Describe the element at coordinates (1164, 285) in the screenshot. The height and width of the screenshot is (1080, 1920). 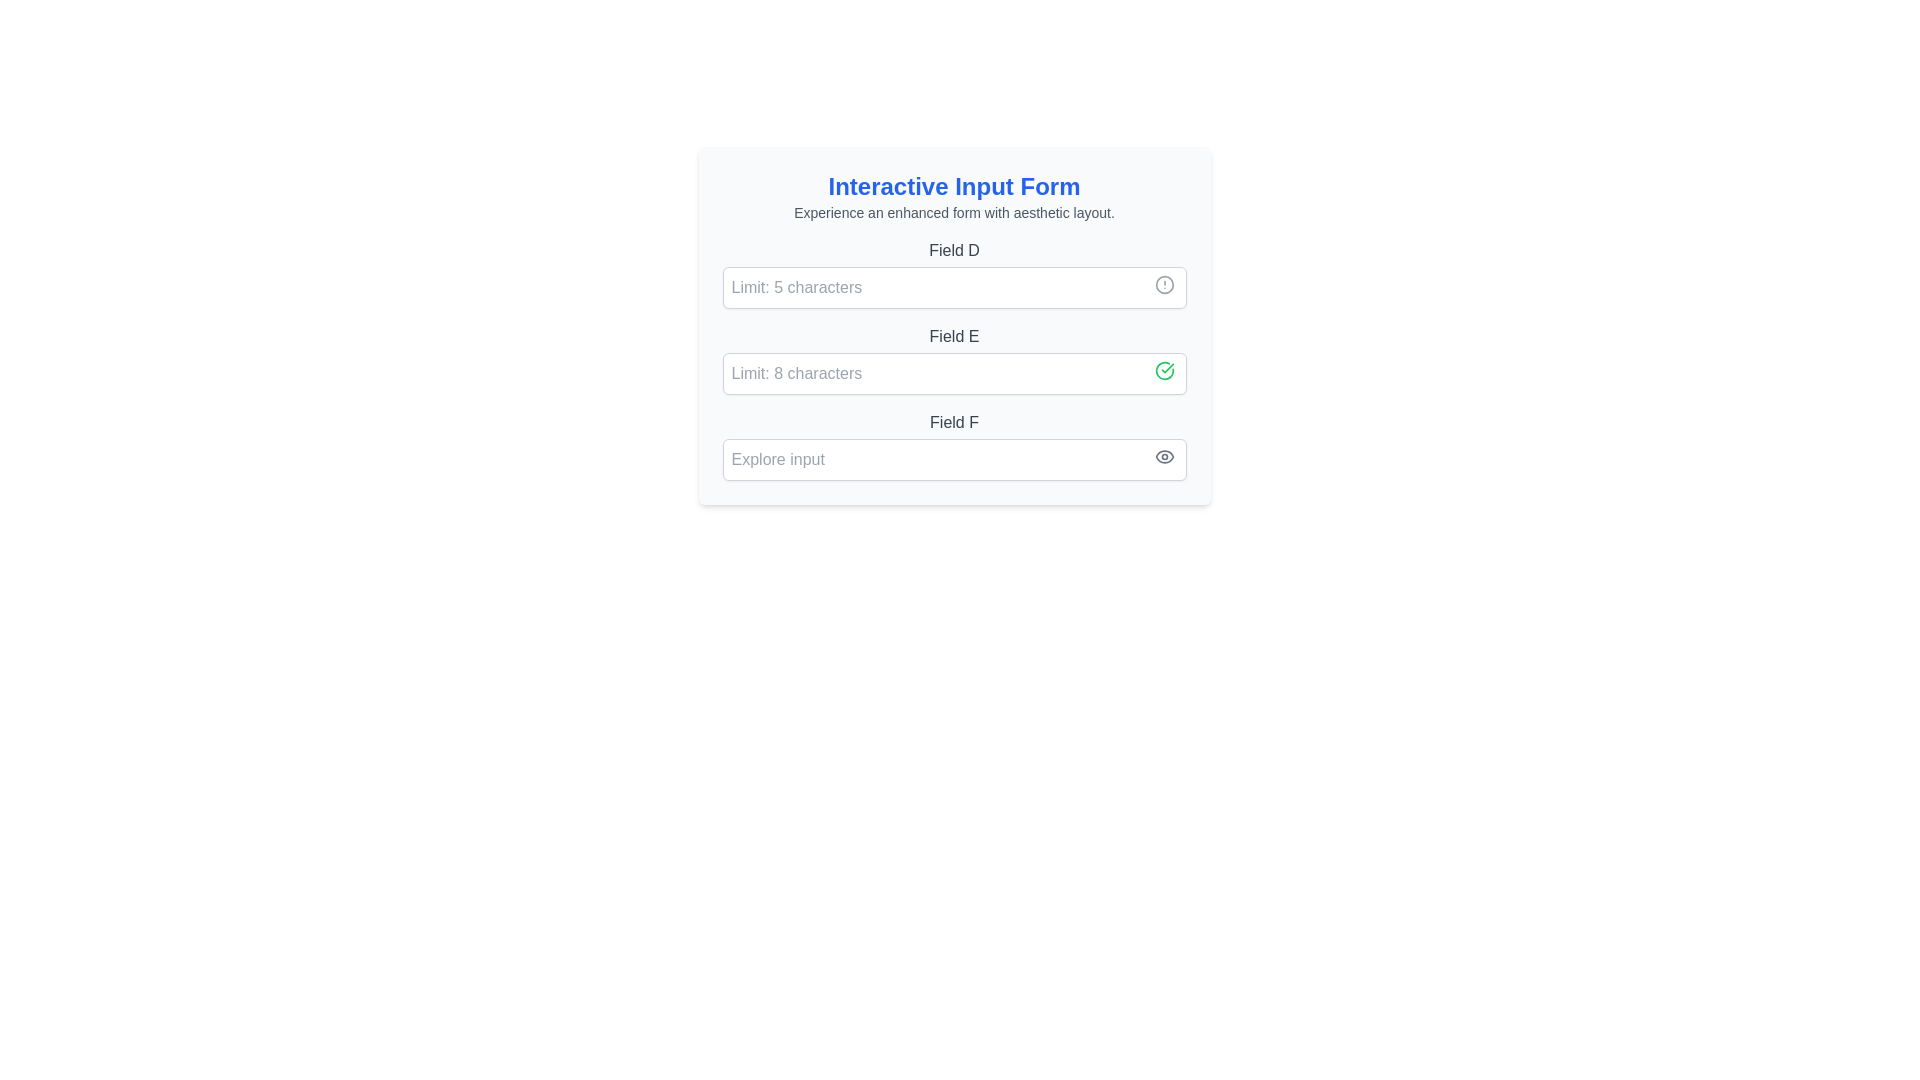
I see `the warning or informational indicator icon located at the rightmost part of the 'Field D' input section adjacent to the input area` at that location.